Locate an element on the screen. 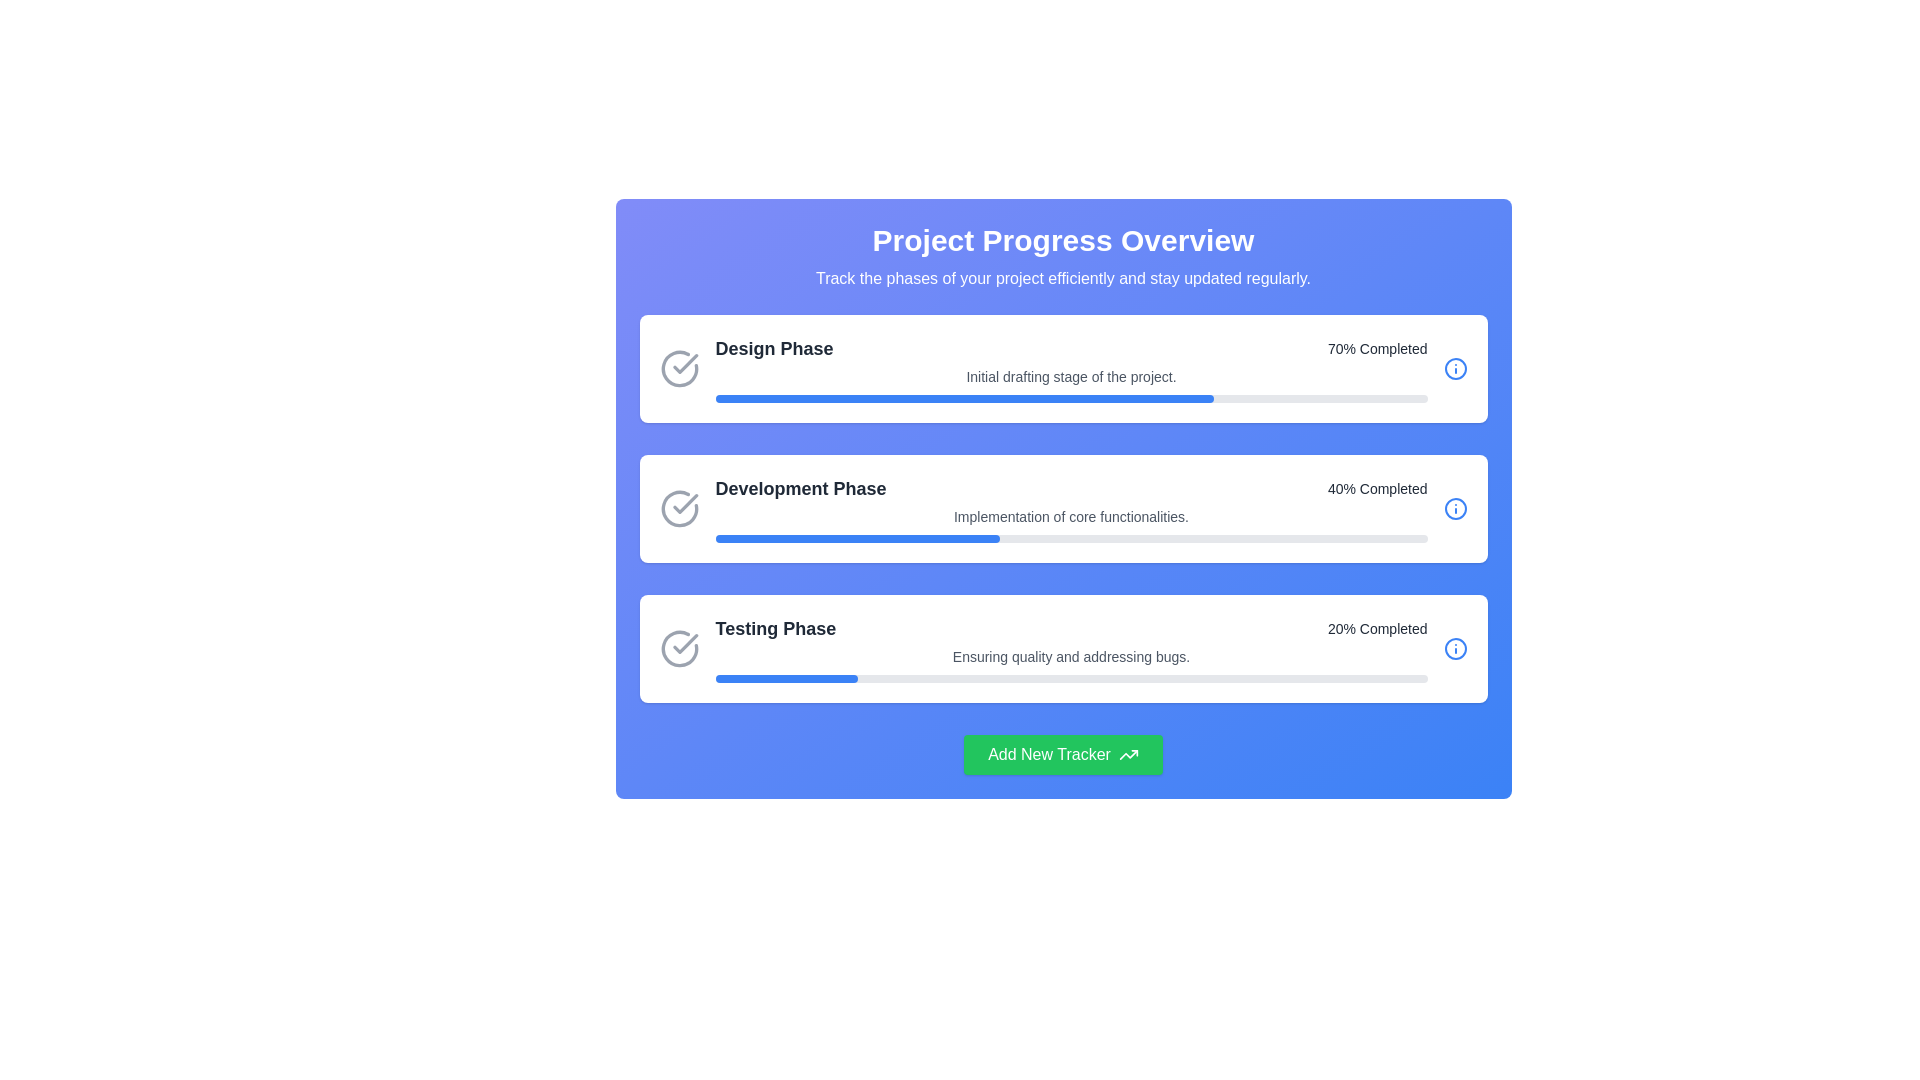  the static text label providing additional information about the 'Development Phase' section, located below the '40% Completed' text is located at coordinates (1070, 515).